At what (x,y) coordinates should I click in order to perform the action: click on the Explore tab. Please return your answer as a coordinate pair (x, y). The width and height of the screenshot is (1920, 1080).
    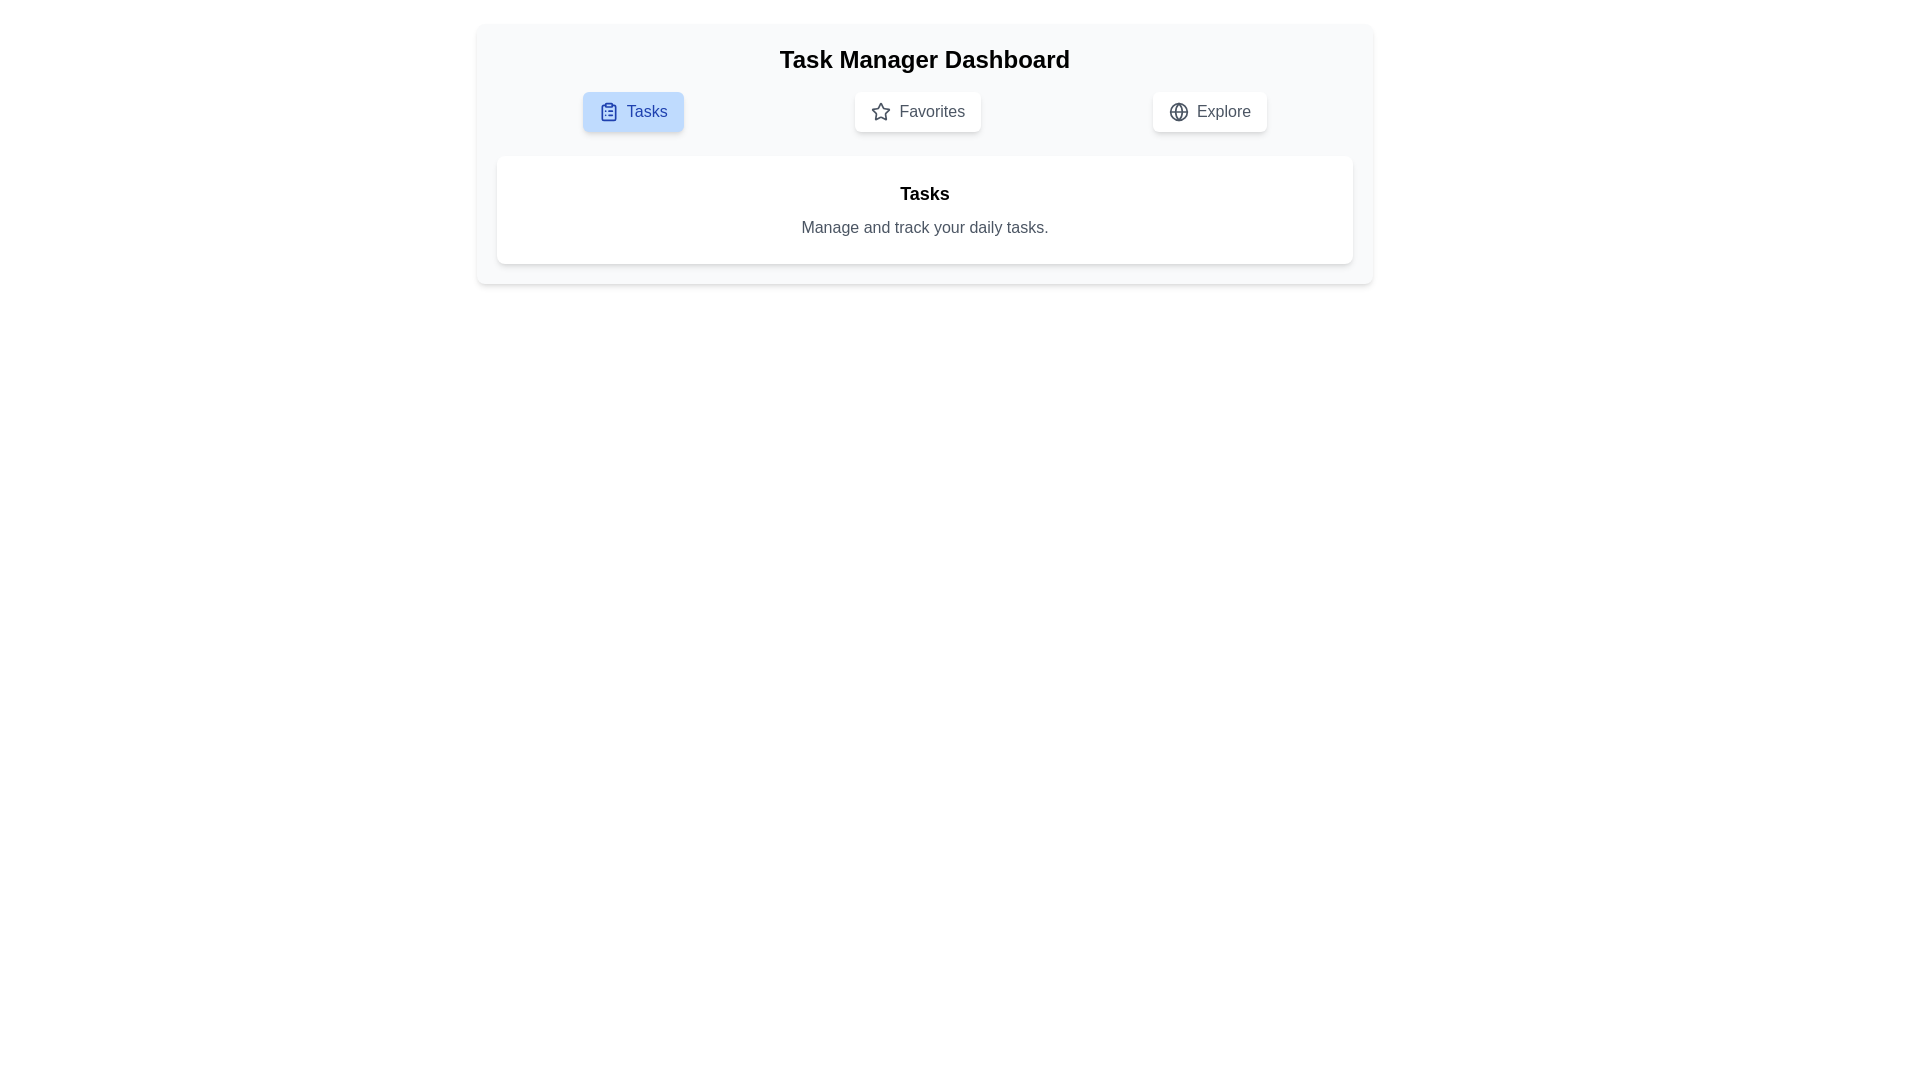
    Looking at the image, I should click on (1208, 111).